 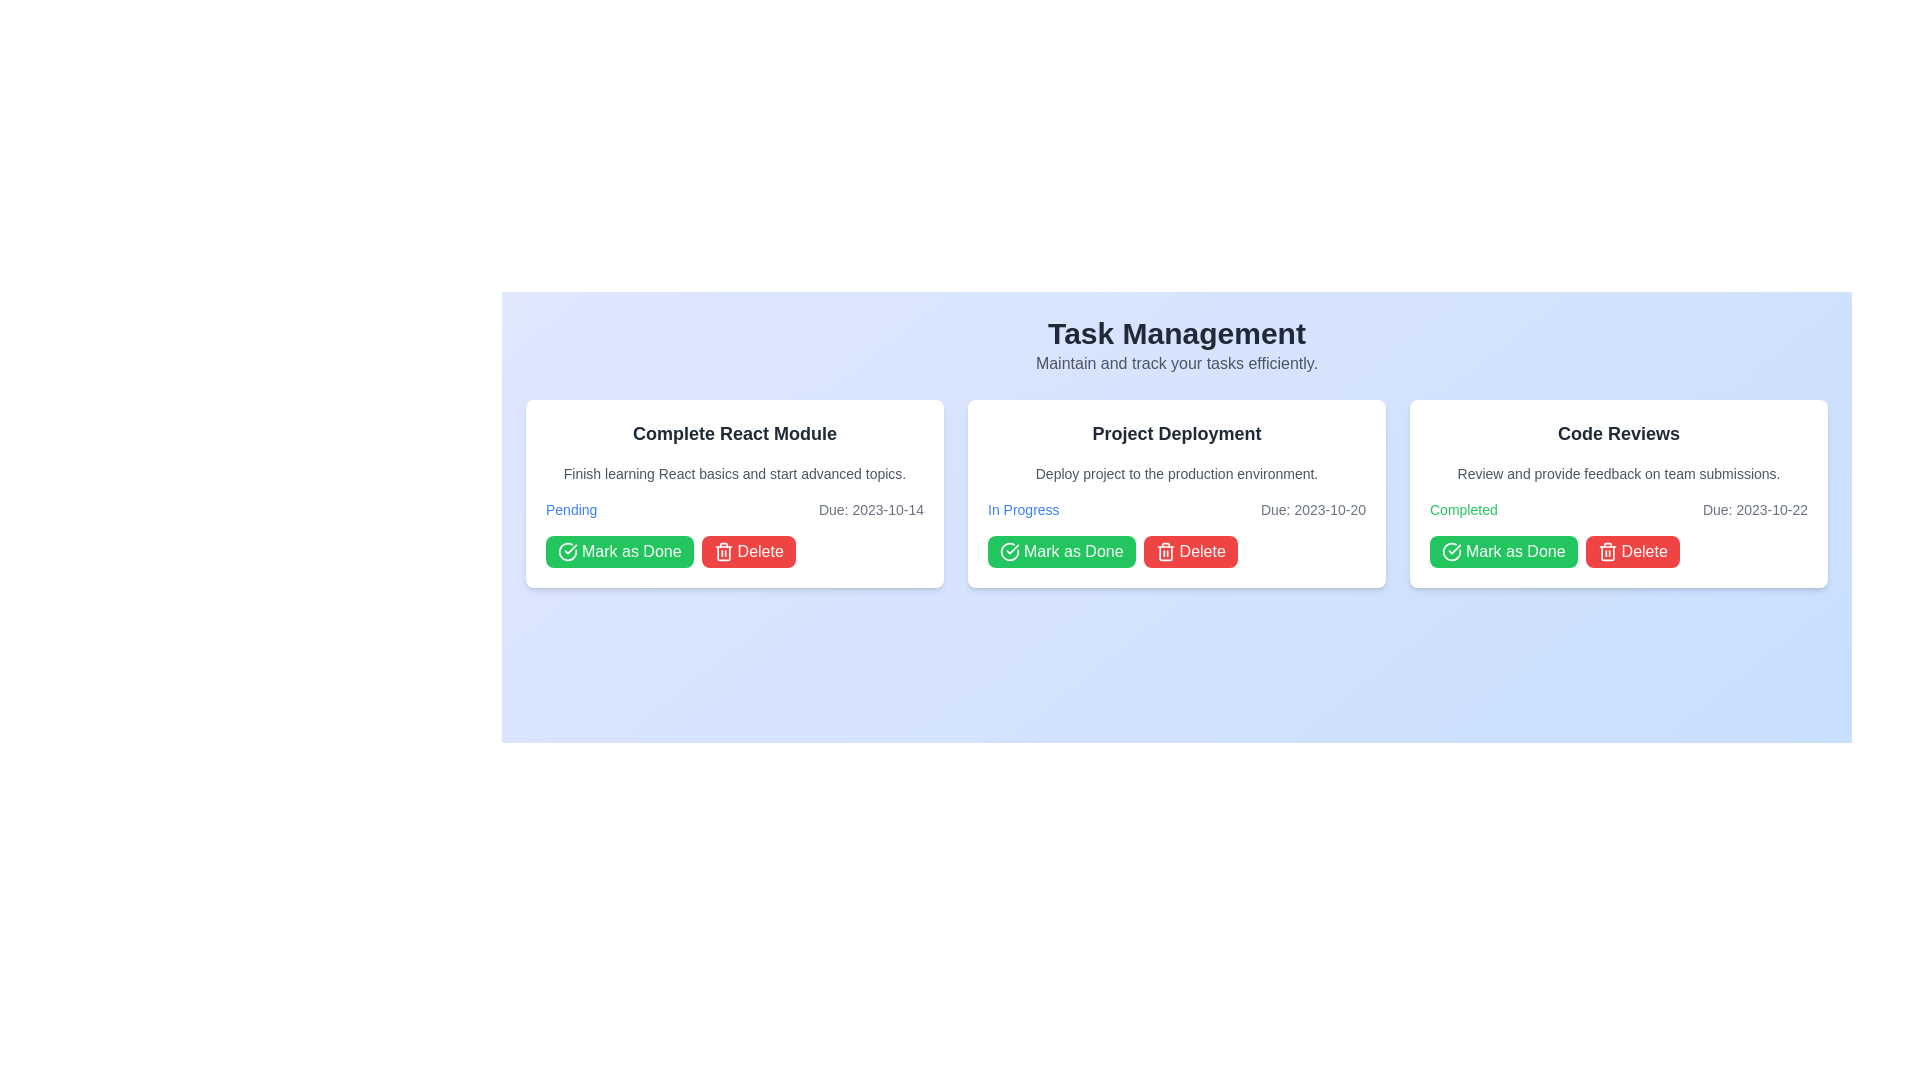 What do you see at coordinates (1176, 345) in the screenshot?
I see `the text display component that serves as the title and subtitle for the task management section, located at the top of the layout` at bounding box center [1176, 345].